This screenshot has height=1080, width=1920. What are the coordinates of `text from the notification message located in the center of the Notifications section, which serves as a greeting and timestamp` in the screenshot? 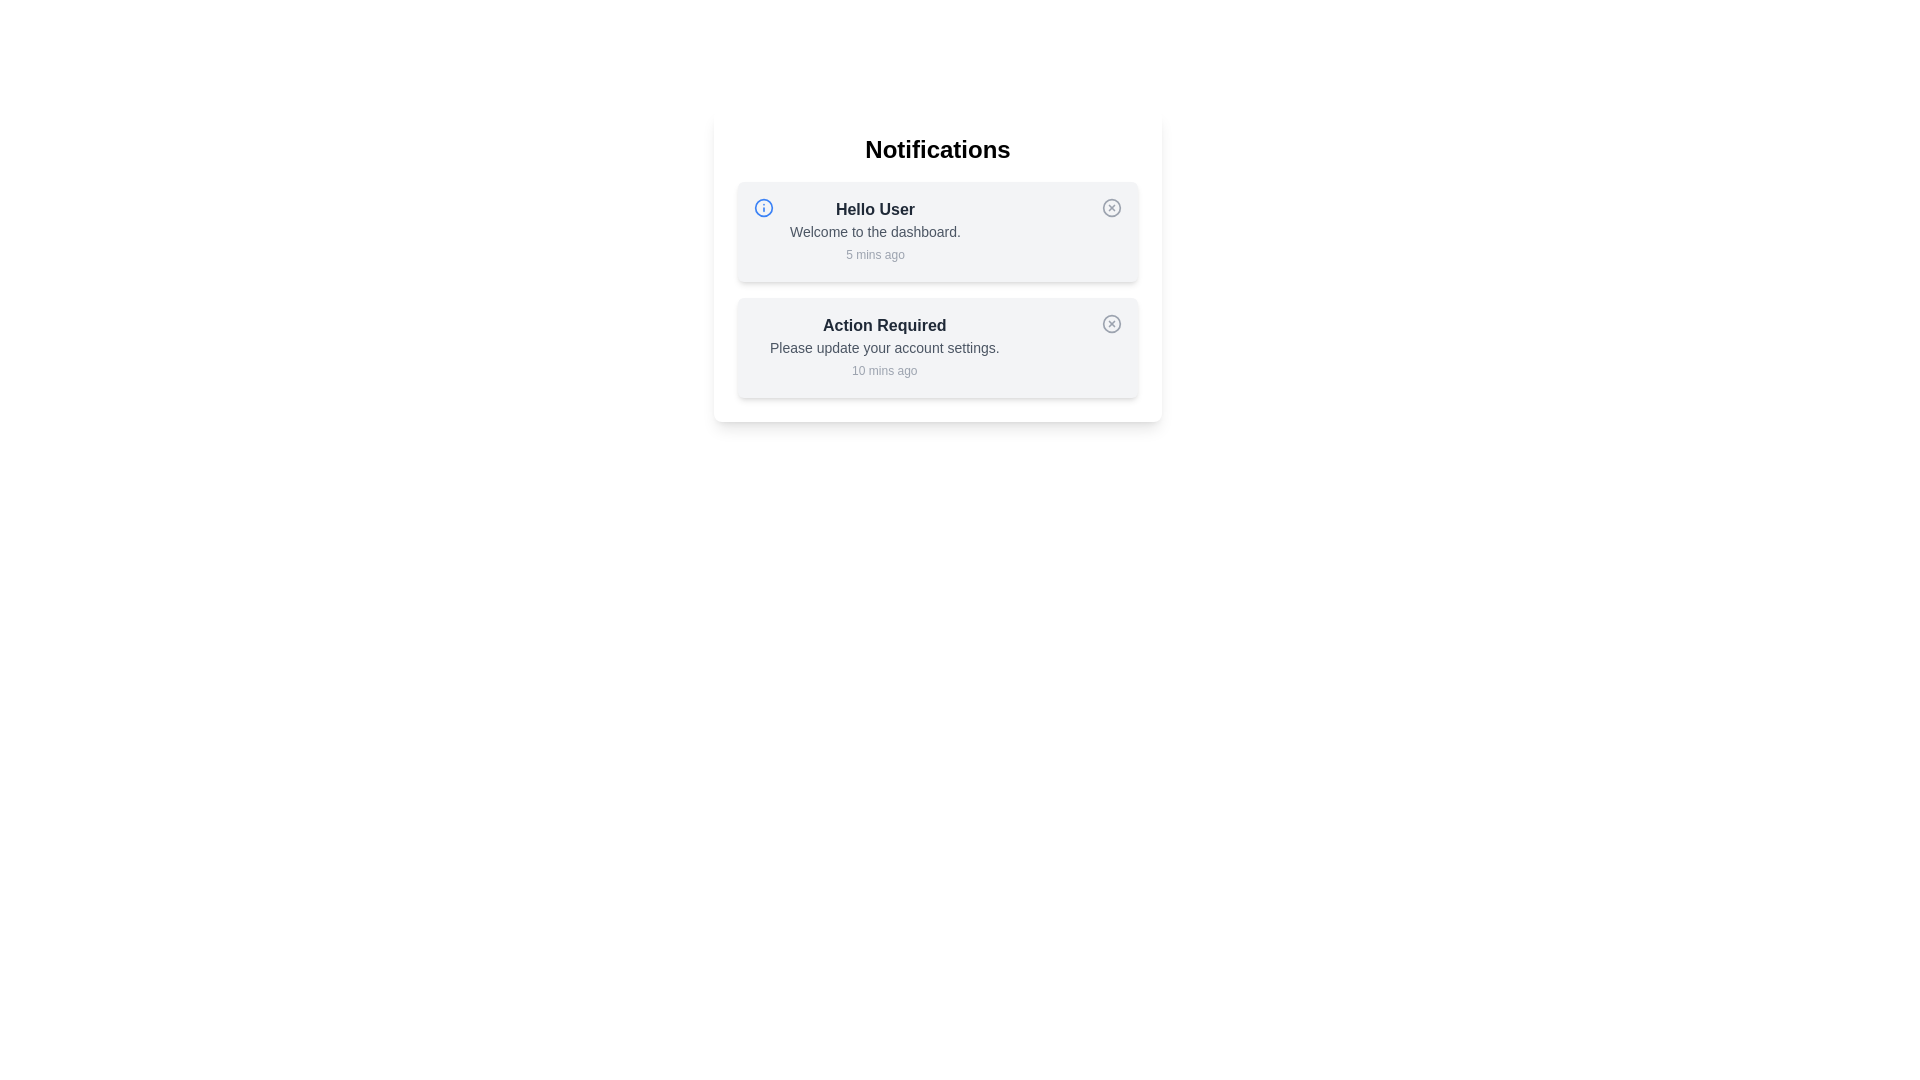 It's located at (875, 230).